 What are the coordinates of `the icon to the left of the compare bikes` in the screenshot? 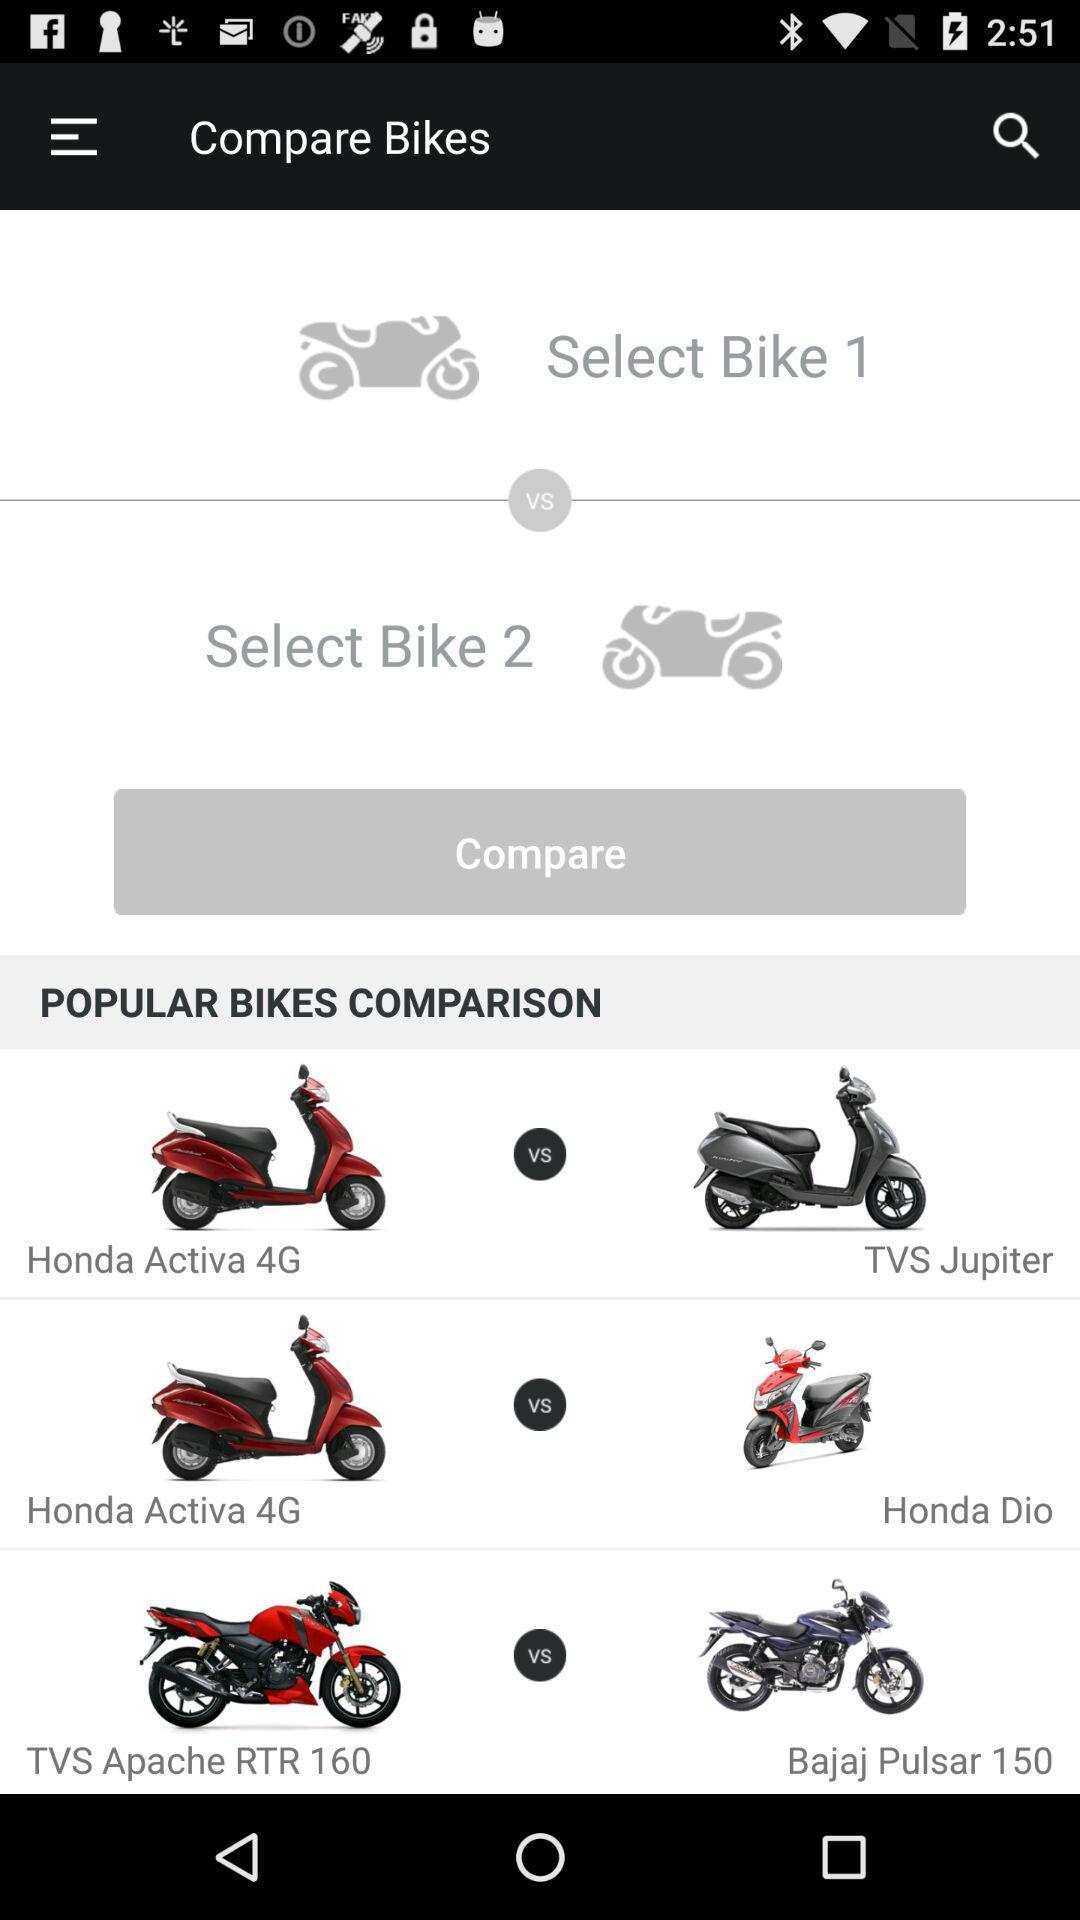 It's located at (72, 135).